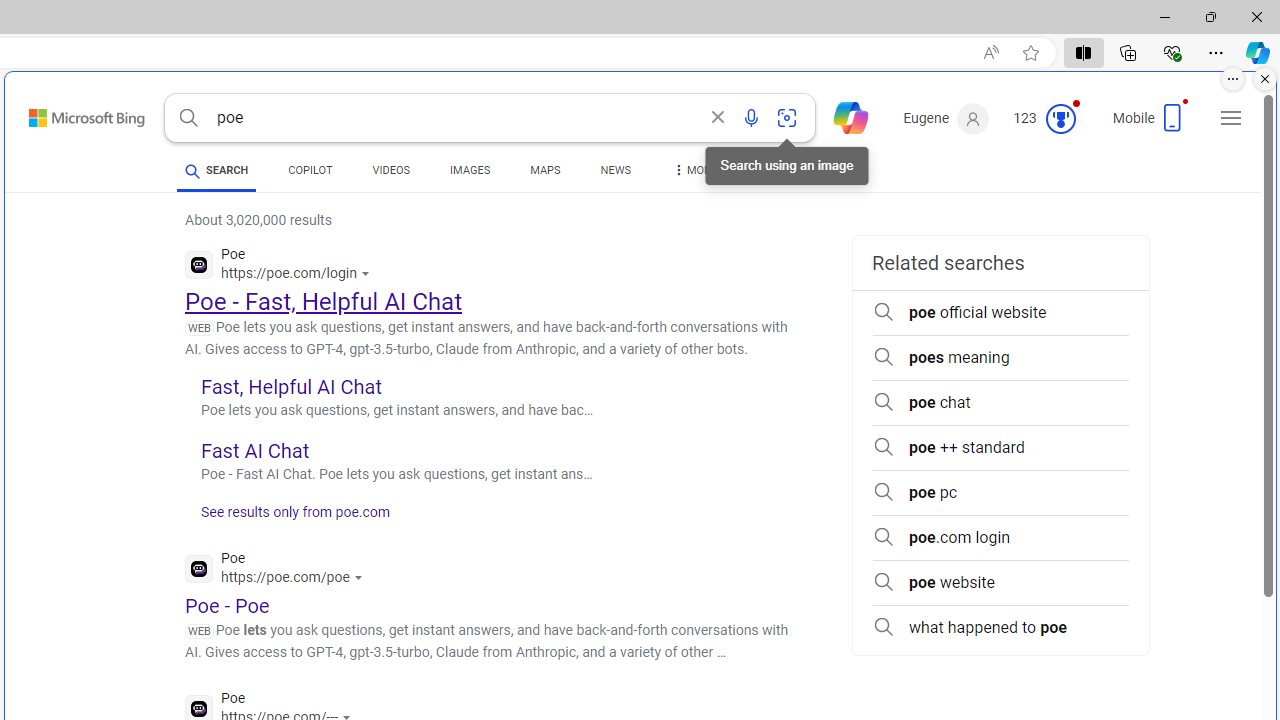 The width and height of the screenshot is (1280, 720). Describe the element at coordinates (188, 118) in the screenshot. I see `'Search button'` at that location.